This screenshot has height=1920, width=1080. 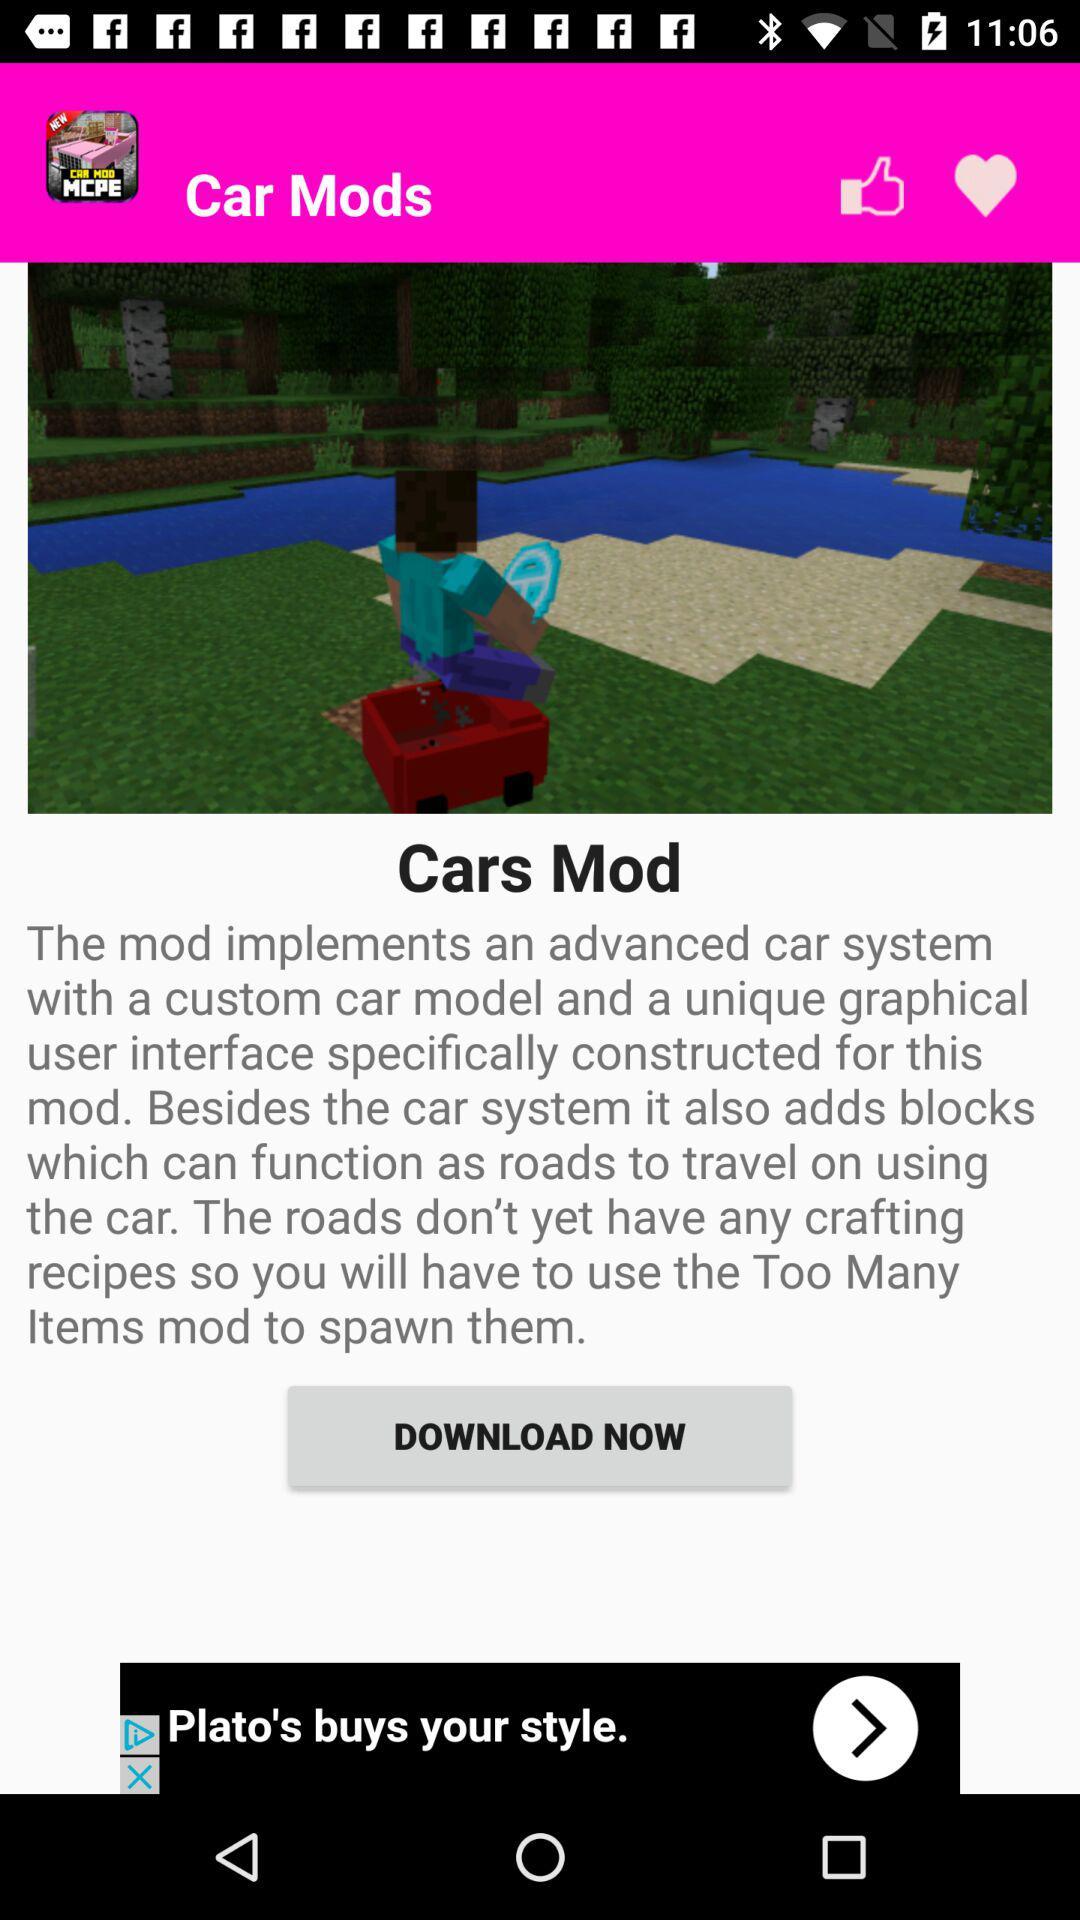 I want to click on like, so click(x=871, y=186).